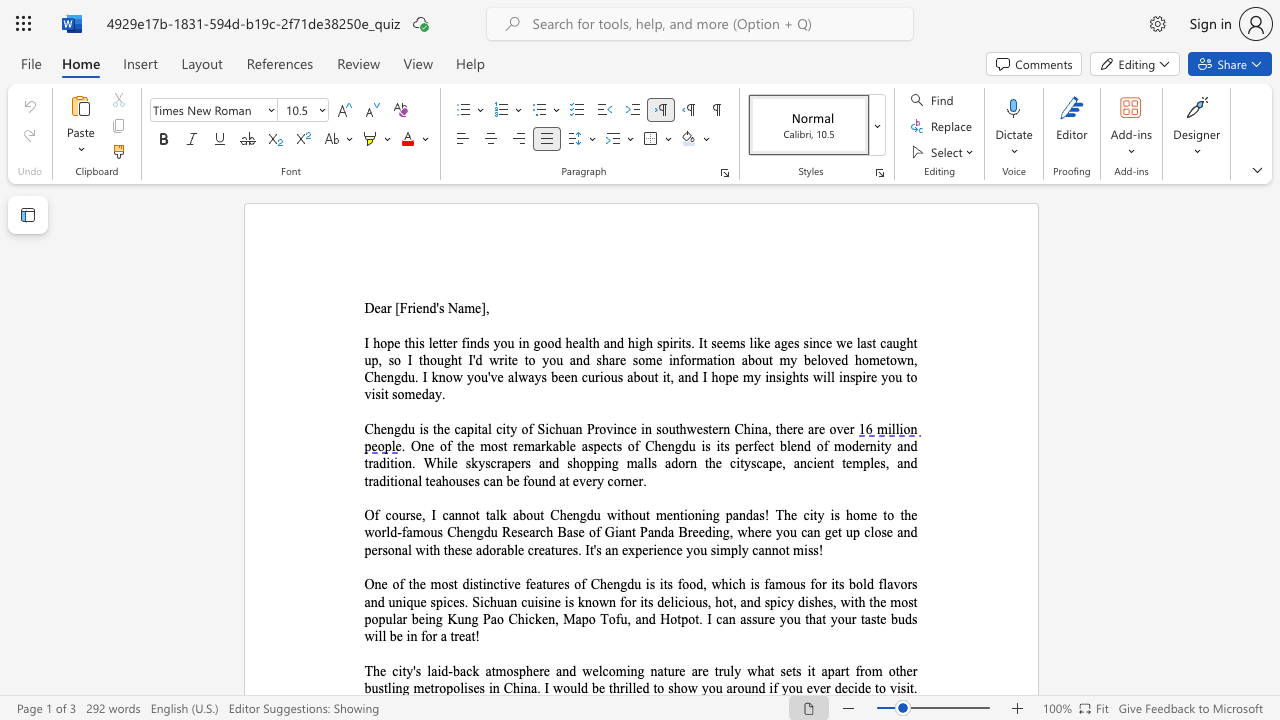  I want to click on the space between the continuous character "y" and "o" in the text, so click(693, 550).